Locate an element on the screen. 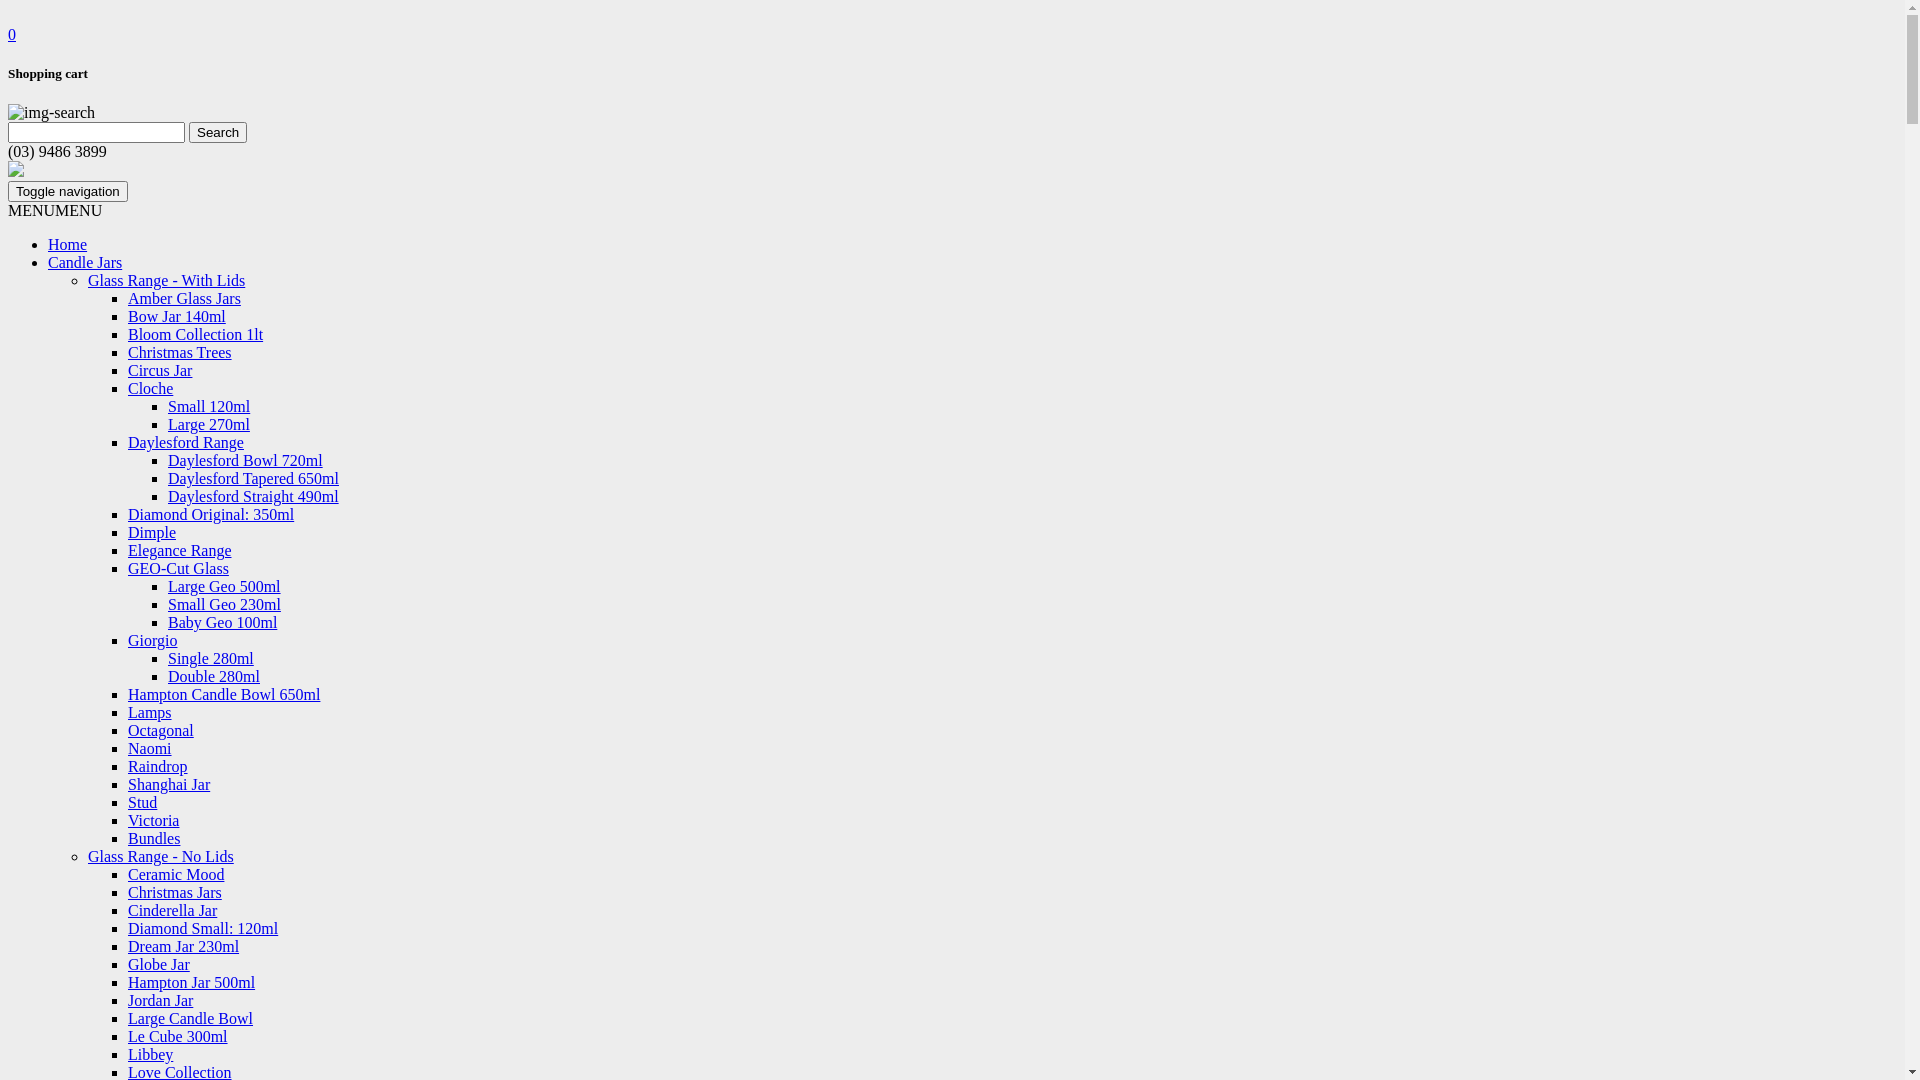 The height and width of the screenshot is (1080, 1920). 'Naomi' is located at coordinates (127, 748).